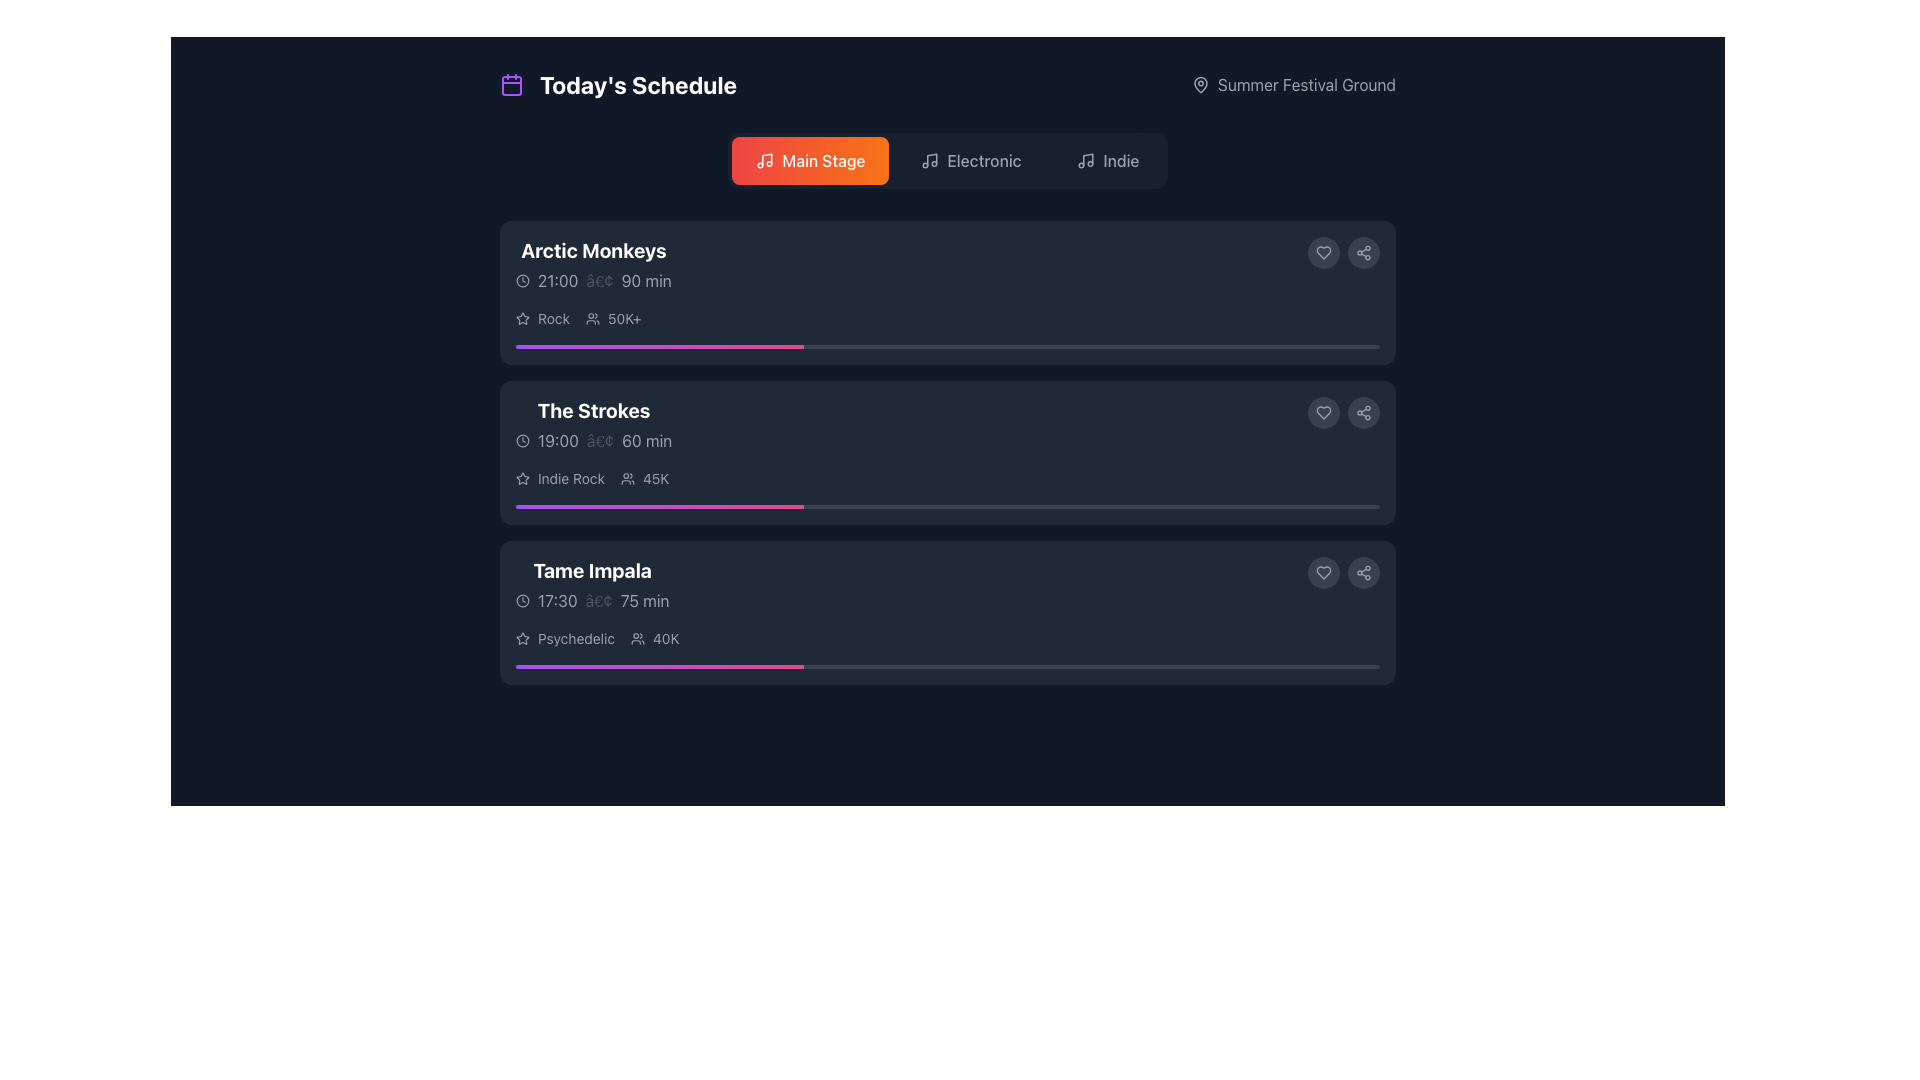 The height and width of the screenshot is (1080, 1920). I want to click on the text label displaying '60 min' that is styled in gray and located at the far-right of the schedule row for 'The Strokes', following a middle dot ('•'), so click(647, 439).